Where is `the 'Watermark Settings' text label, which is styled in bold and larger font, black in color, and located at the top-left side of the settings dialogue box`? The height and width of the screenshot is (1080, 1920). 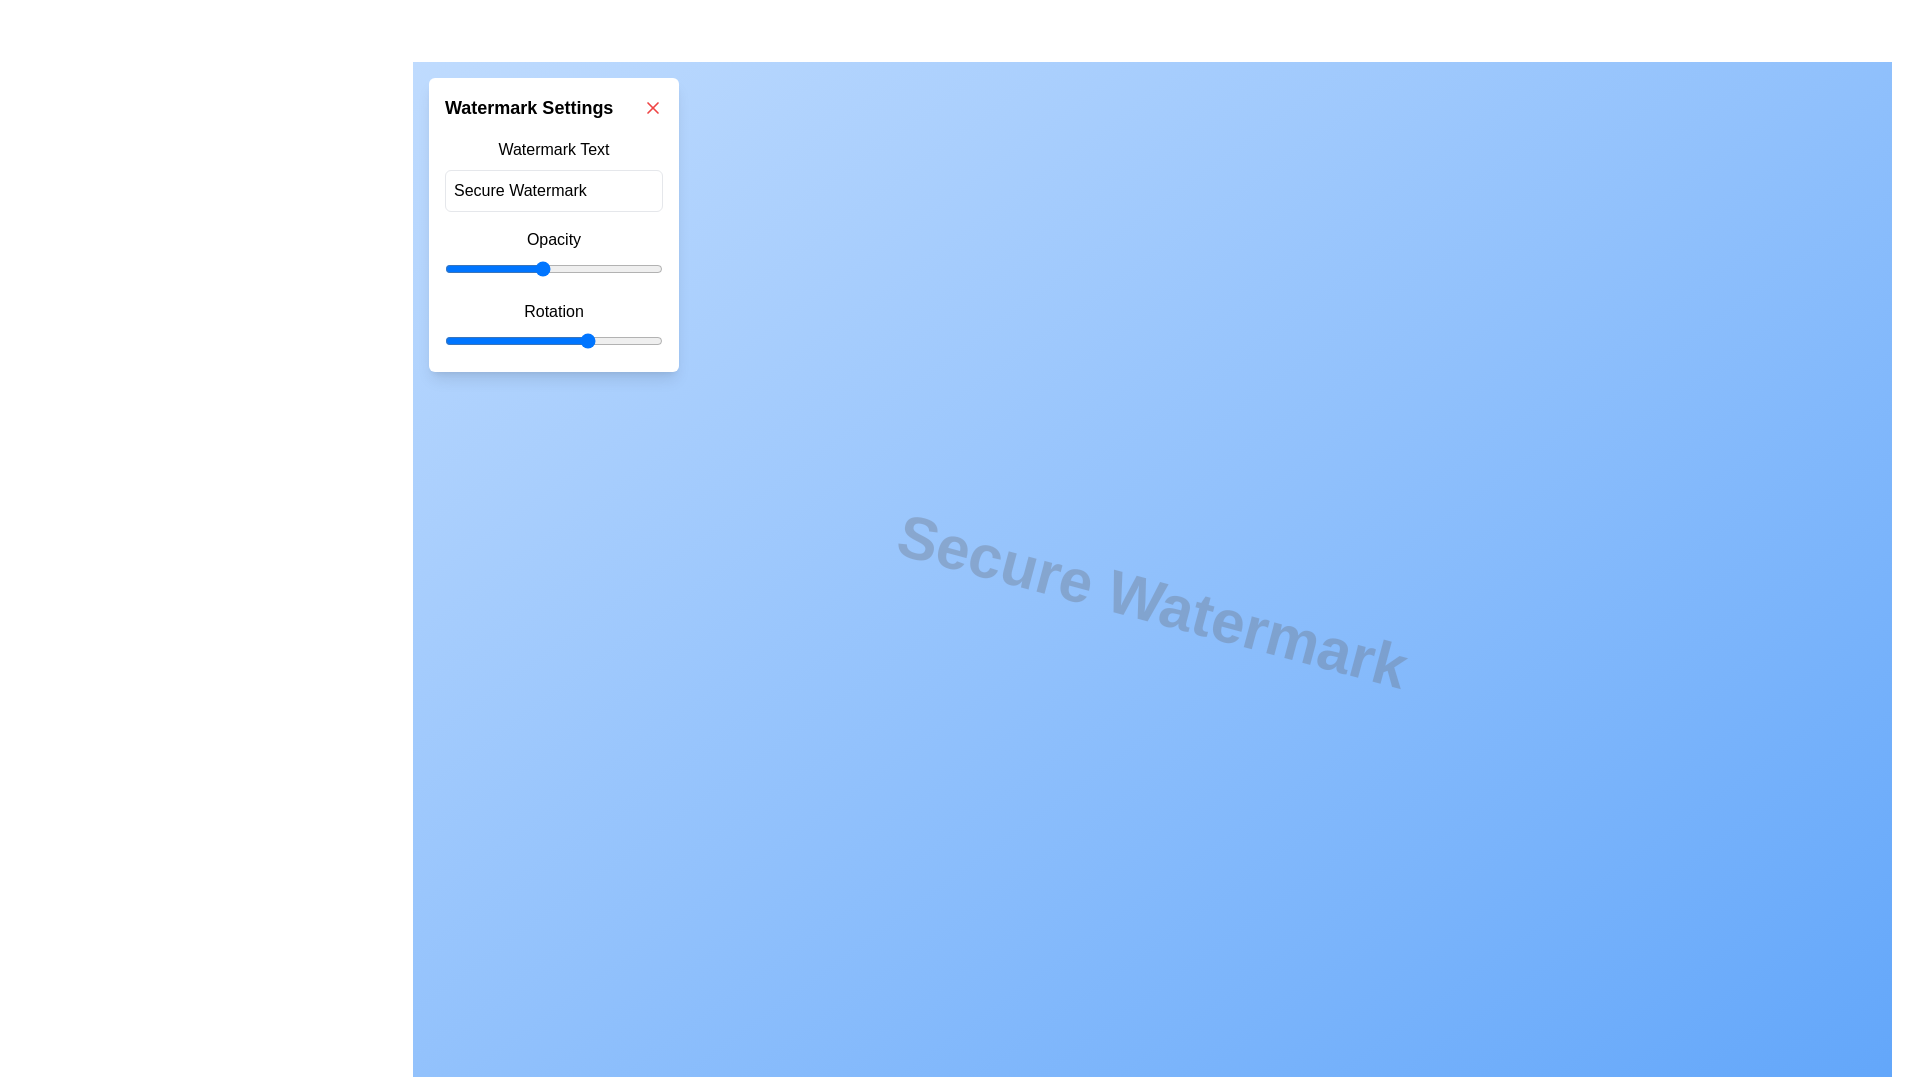 the 'Watermark Settings' text label, which is styled in bold and larger font, black in color, and located at the top-left side of the settings dialogue box is located at coordinates (529, 108).